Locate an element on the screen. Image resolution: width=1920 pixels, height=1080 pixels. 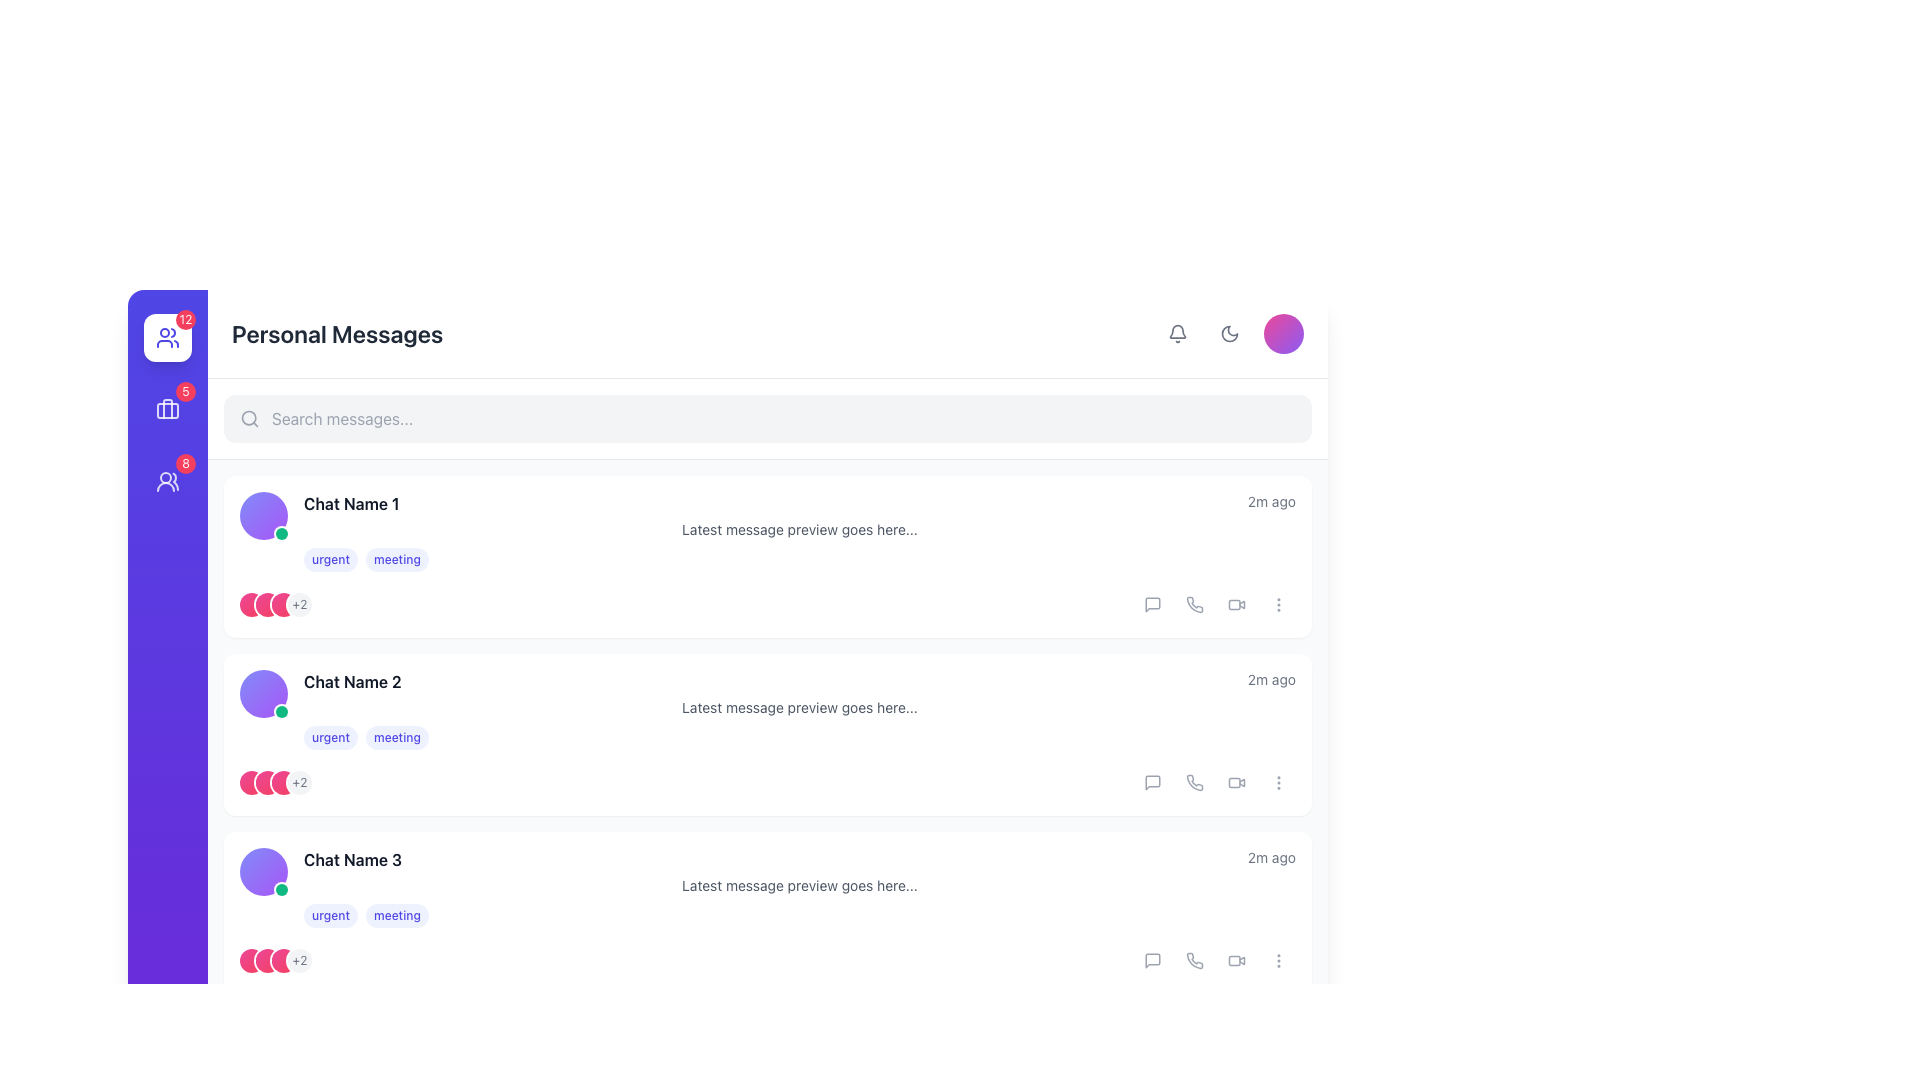
the phone icon with a gray stroke located within the third chat entry is located at coordinates (1195, 782).